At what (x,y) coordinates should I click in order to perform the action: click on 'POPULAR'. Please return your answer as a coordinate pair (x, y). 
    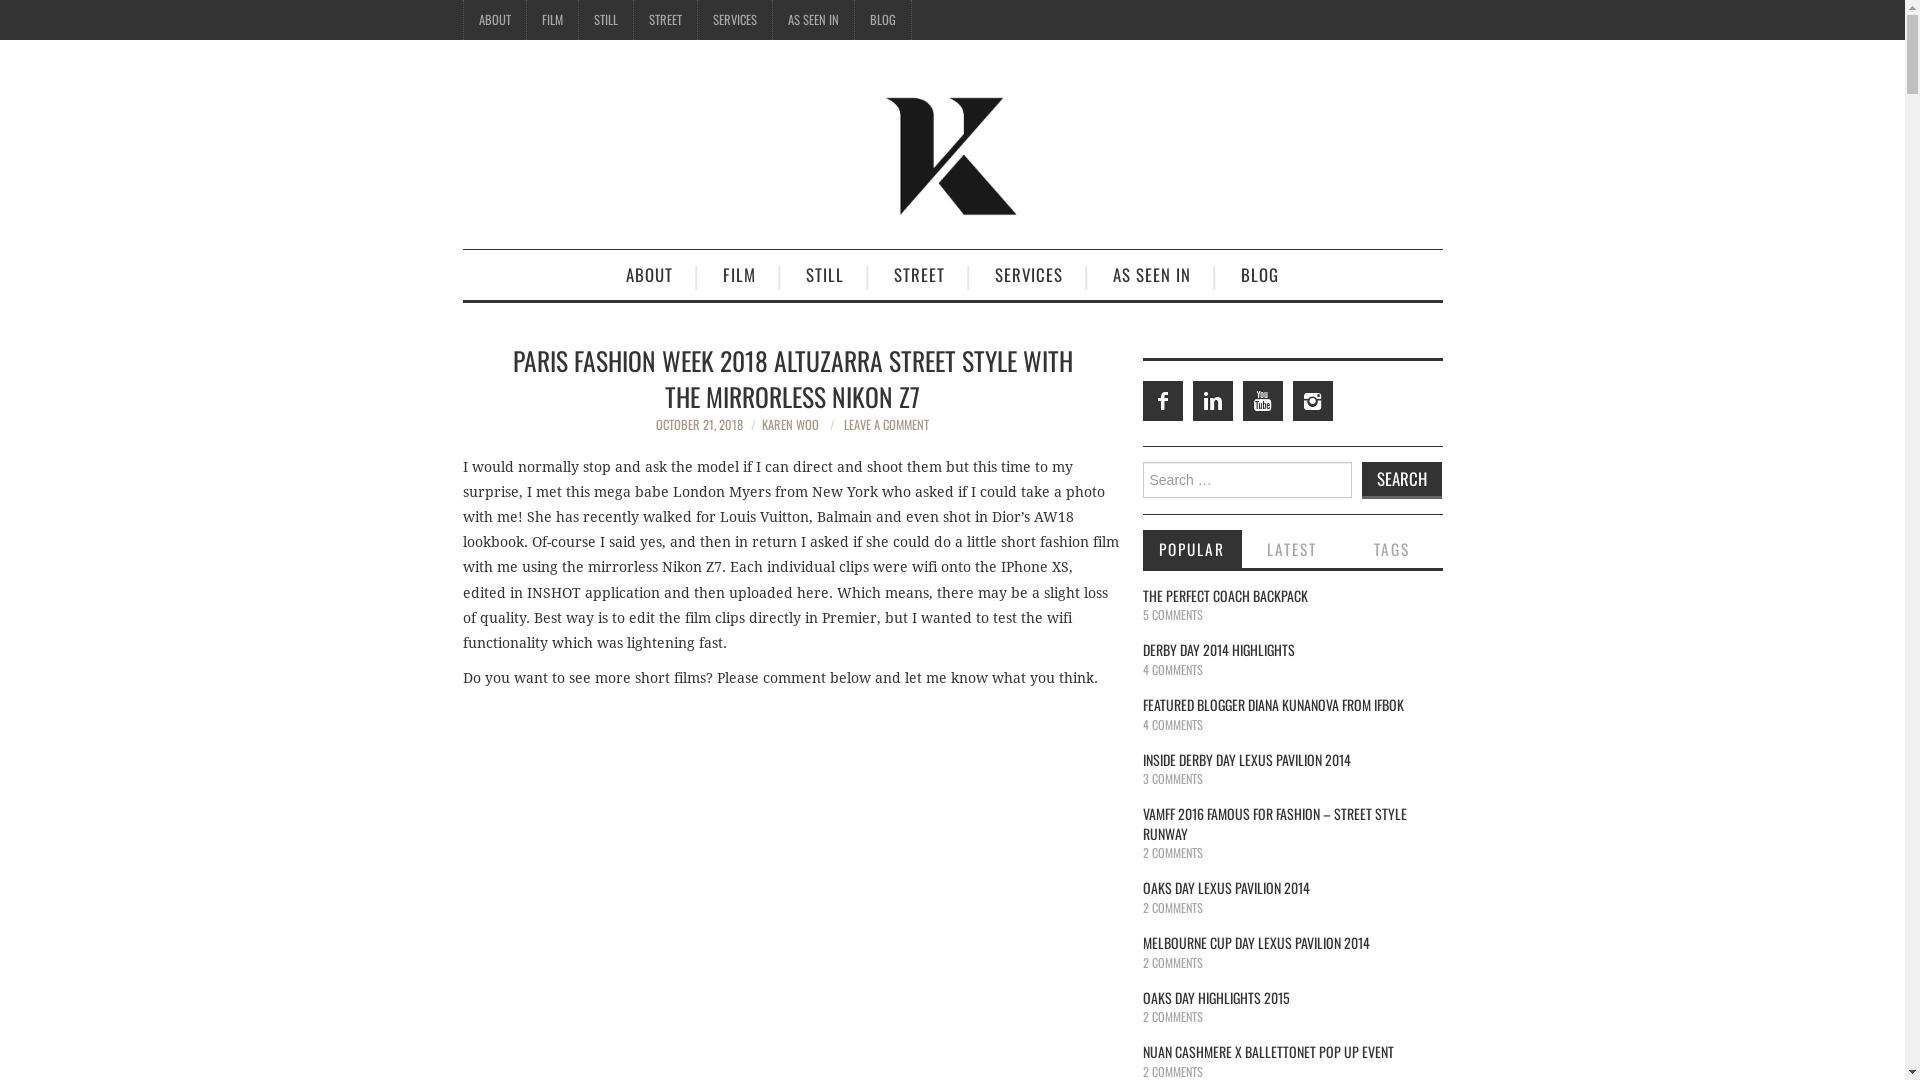
    Looking at the image, I should click on (1142, 548).